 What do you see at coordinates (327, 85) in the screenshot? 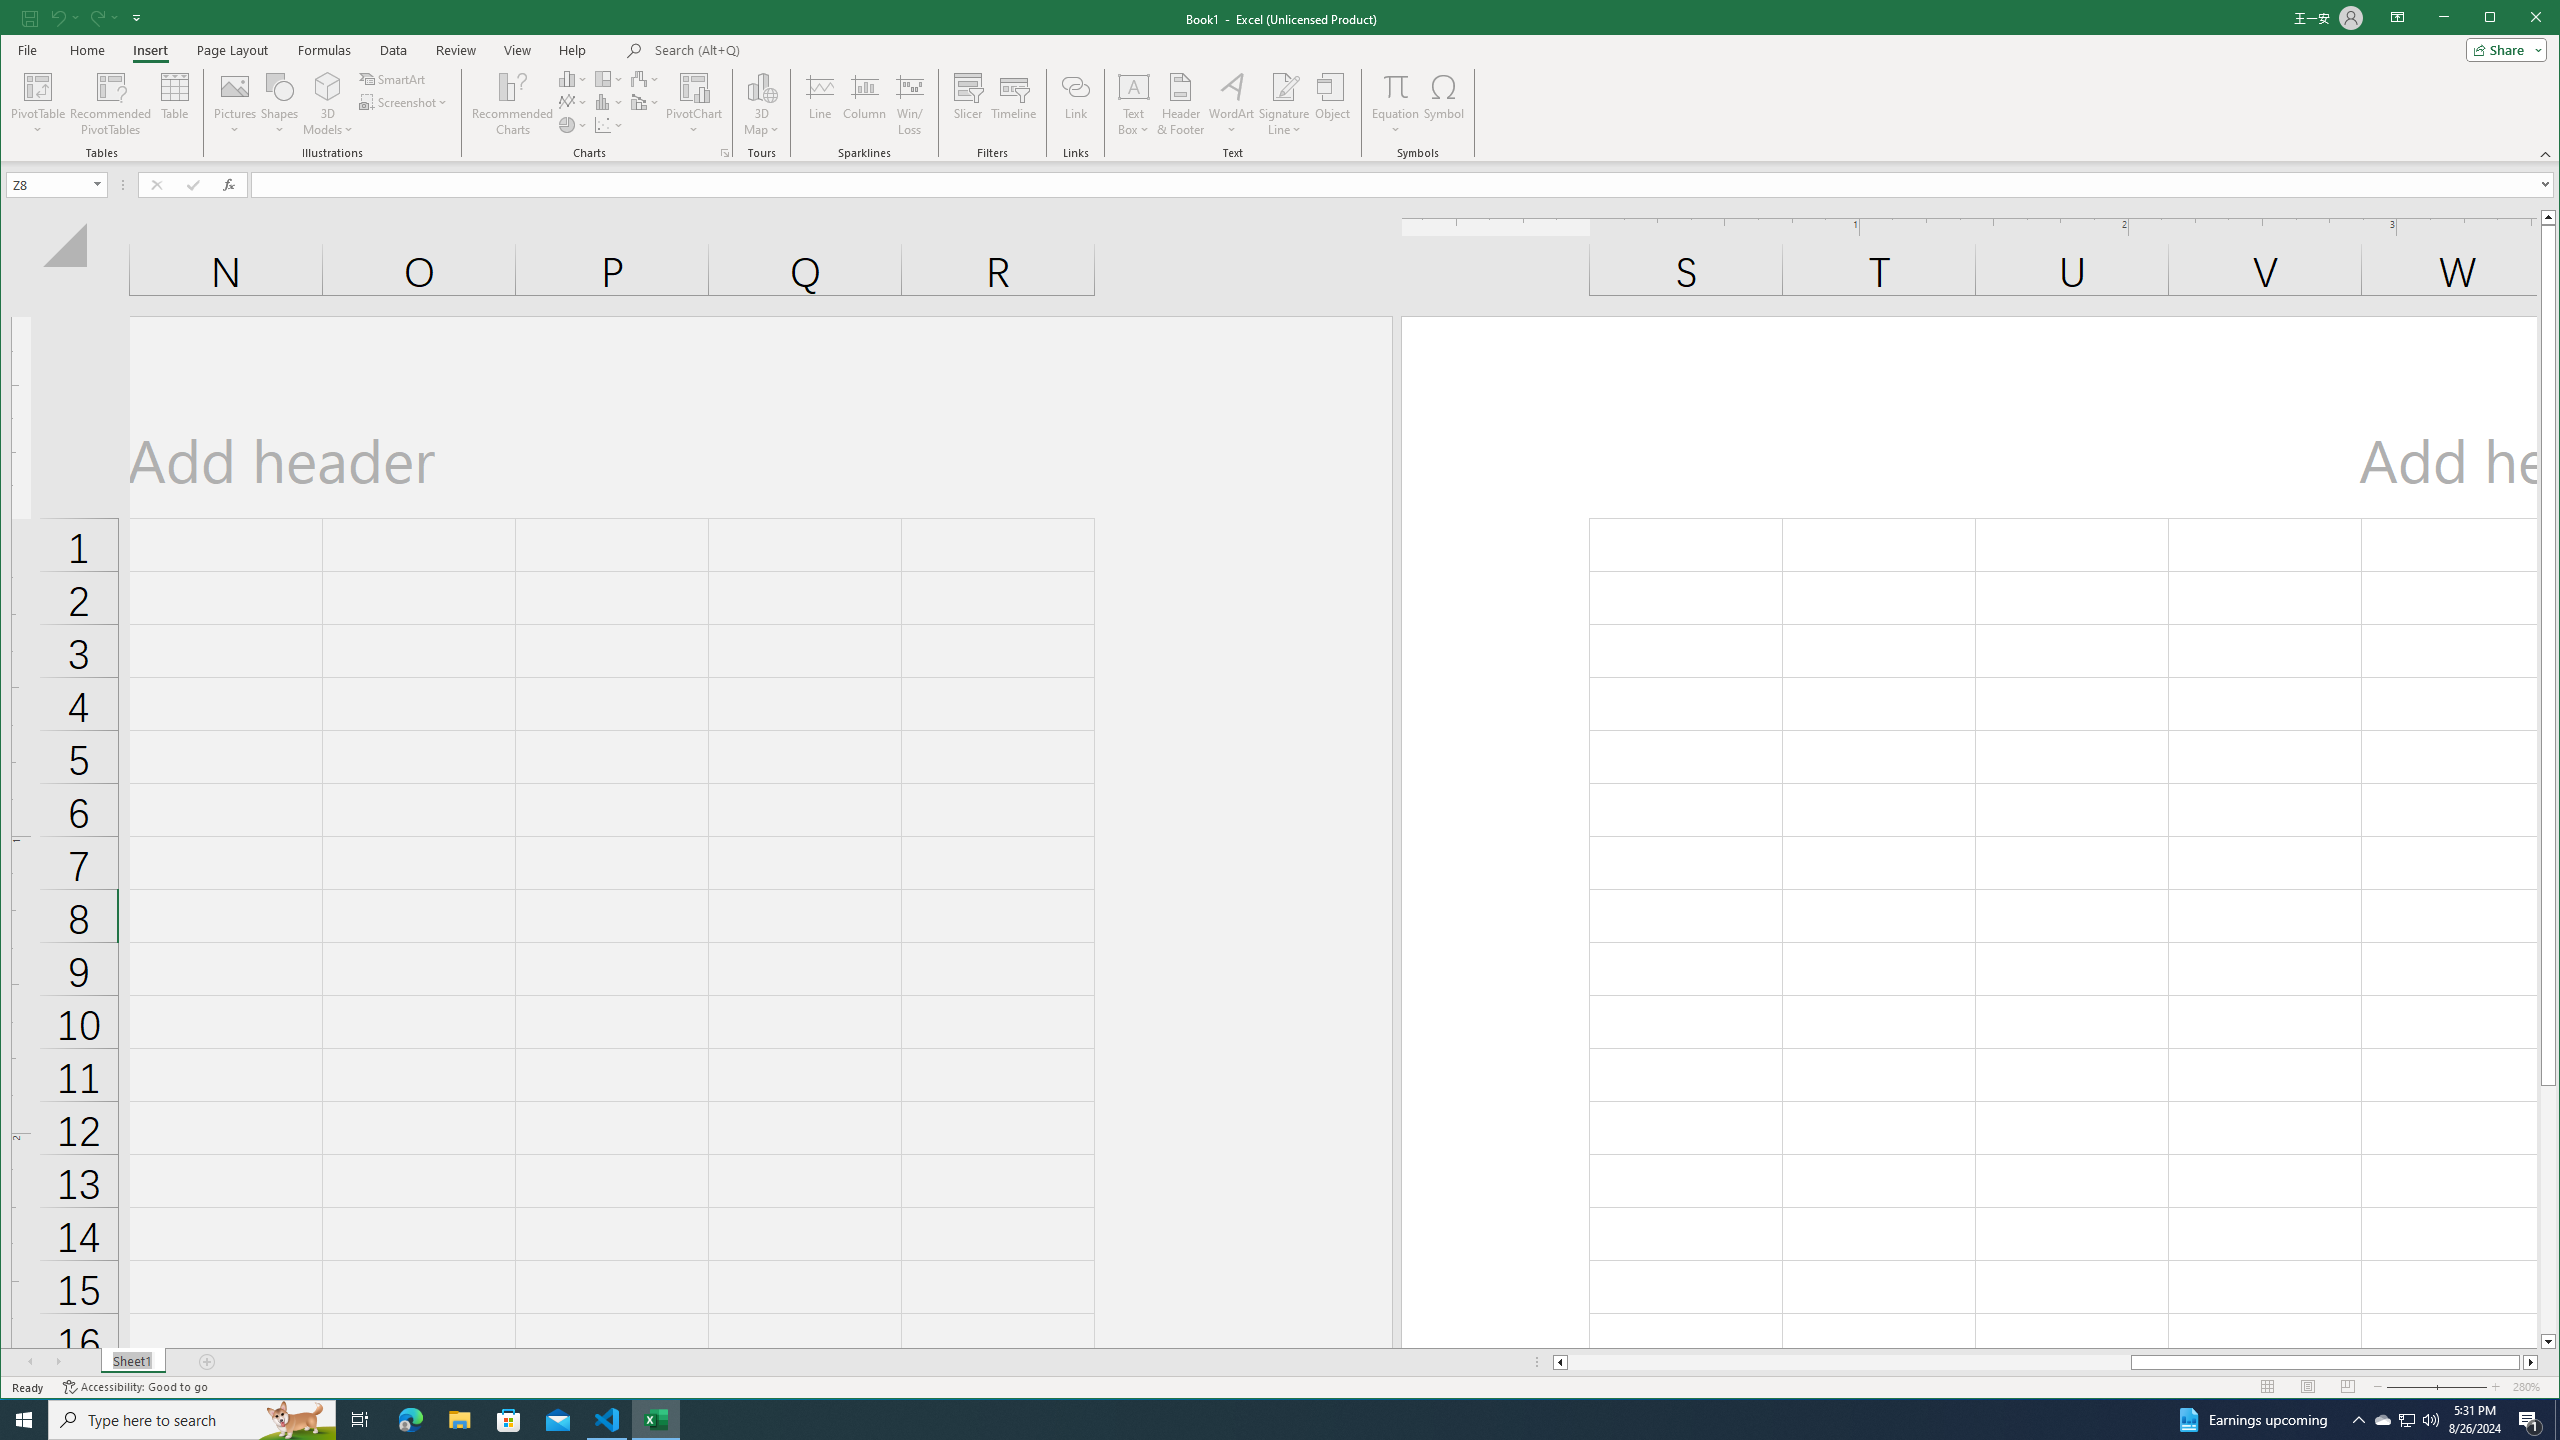
I see `'3D Models'` at bounding box center [327, 85].